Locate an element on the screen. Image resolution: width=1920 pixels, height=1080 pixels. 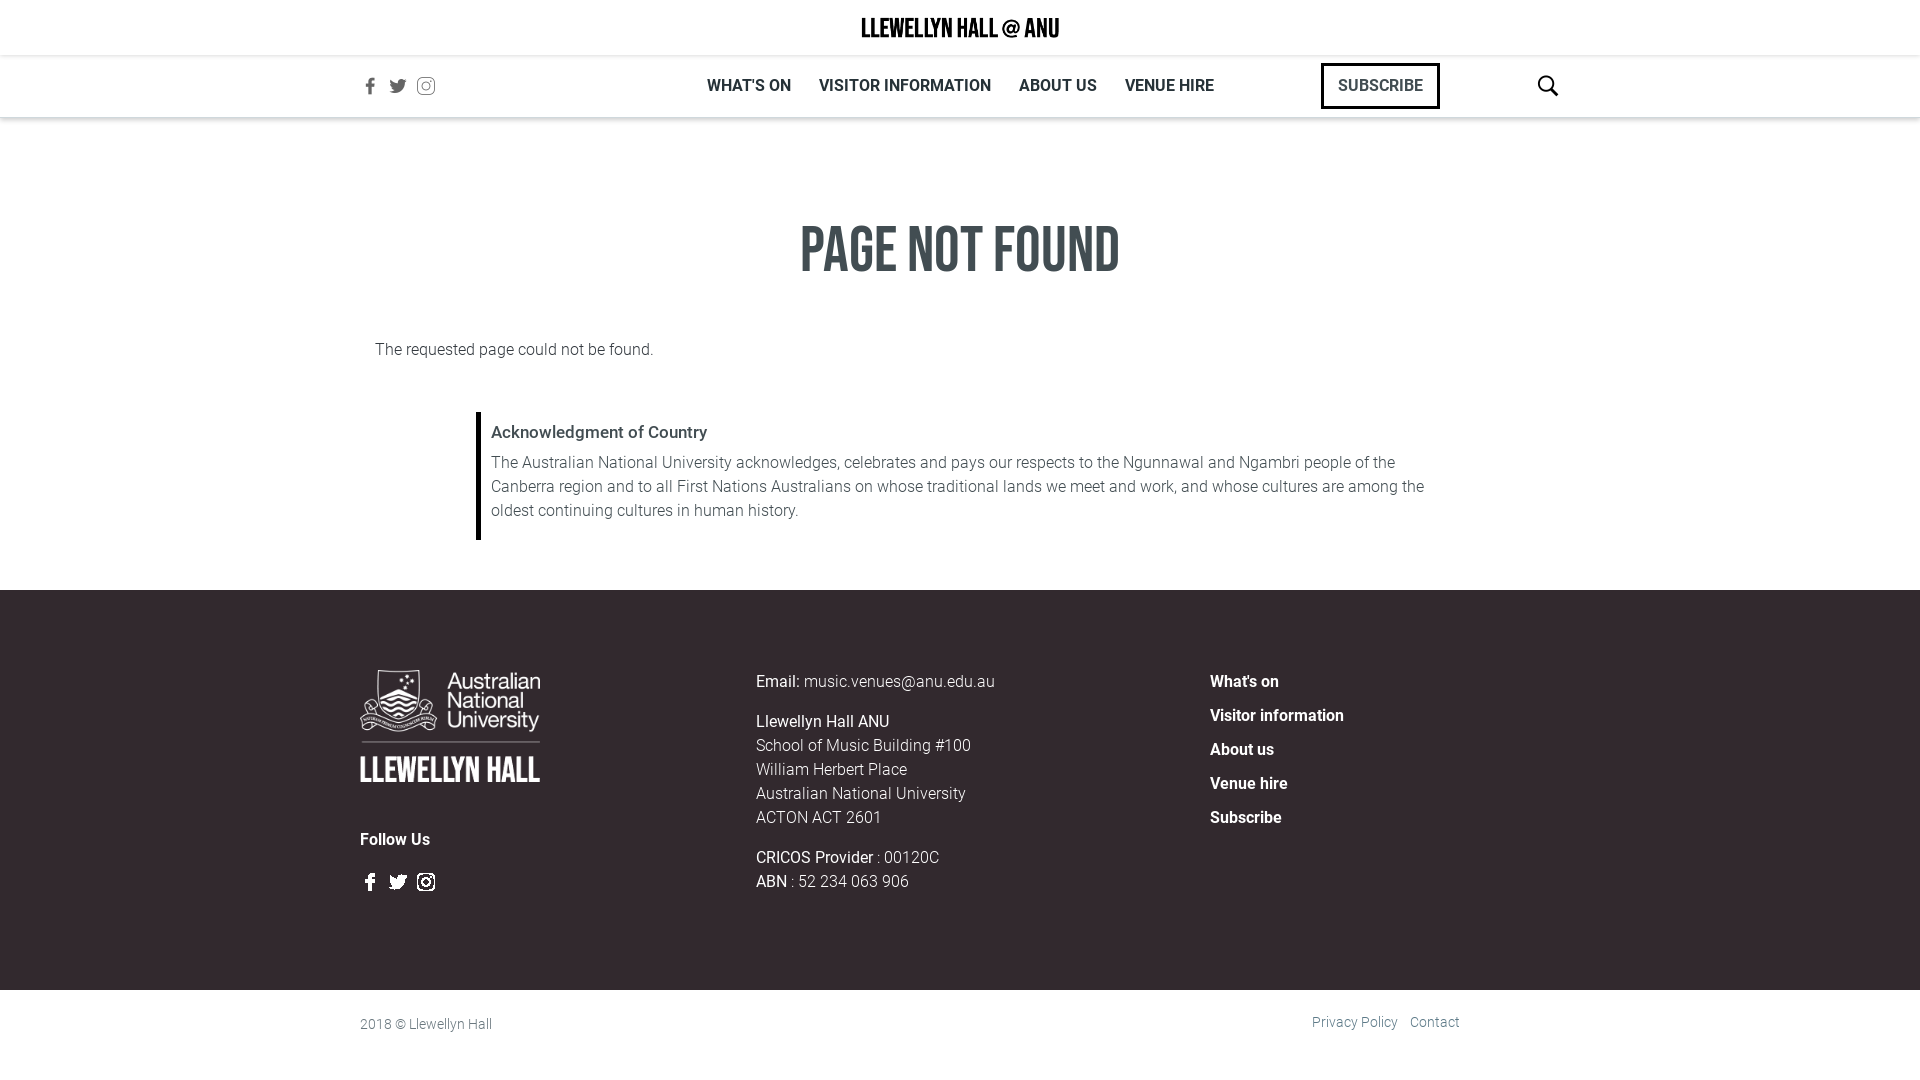
'Privacy Policy' is located at coordinates (1311, 1022).